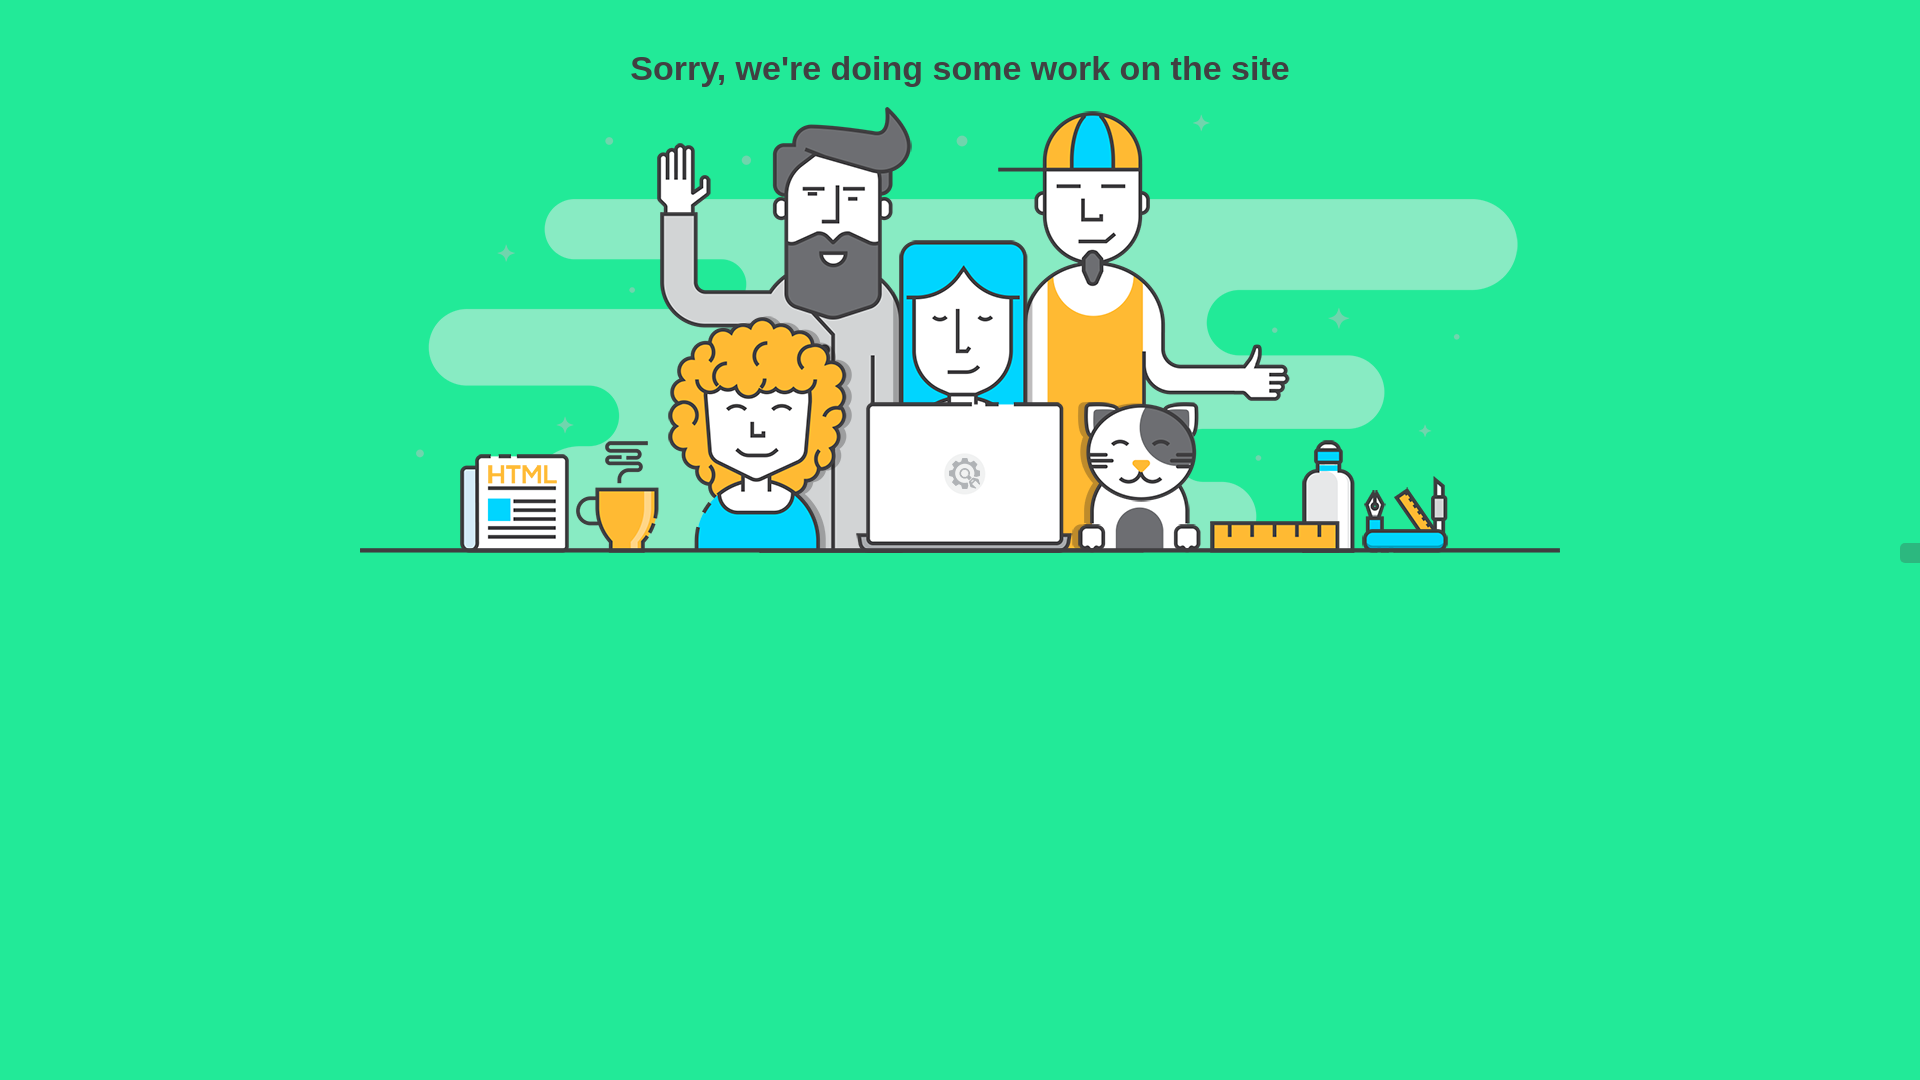 The width and height of the screenshot is (1920, 1080). What do you see at coordinates (960, 329) in the screenshot?
I see `'Our Best People at Work'` at bounding box center [960, 329].